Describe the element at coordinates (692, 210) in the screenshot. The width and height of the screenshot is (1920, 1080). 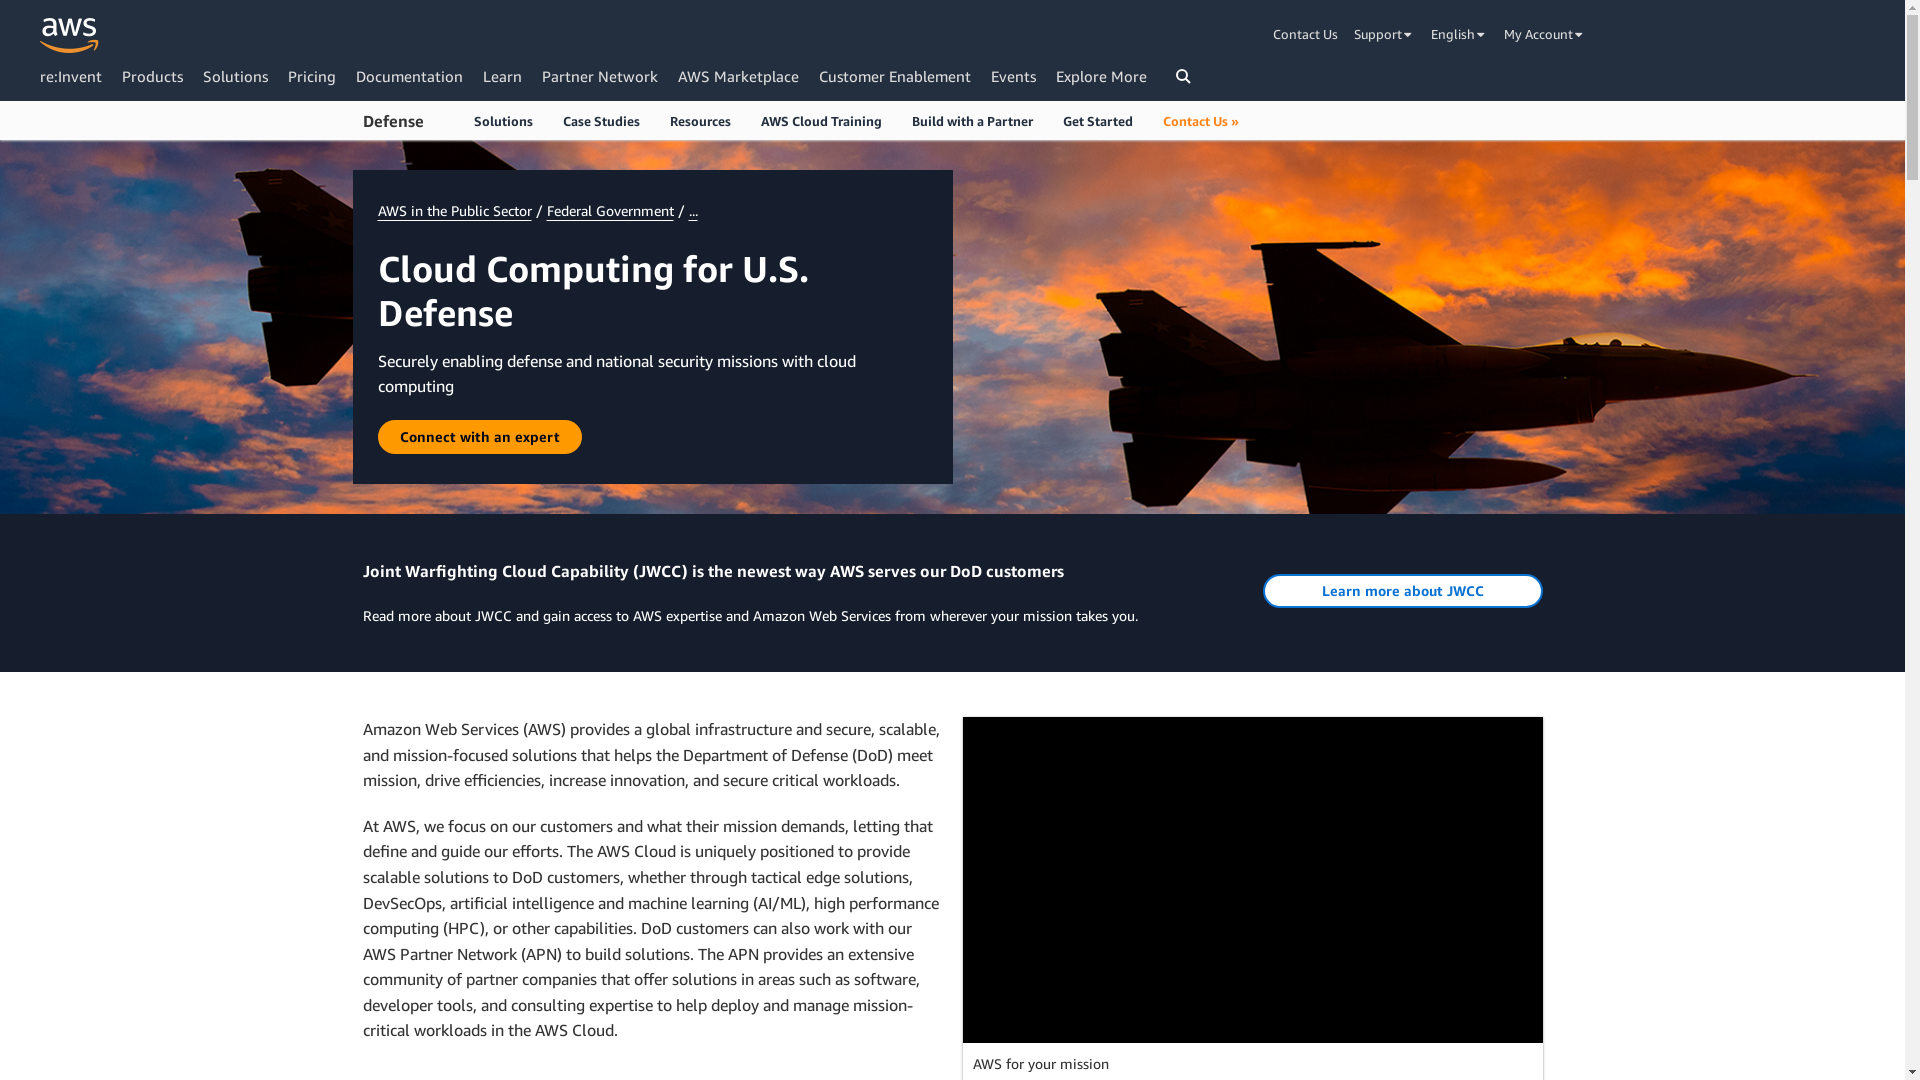
I see `'...'` at that location.